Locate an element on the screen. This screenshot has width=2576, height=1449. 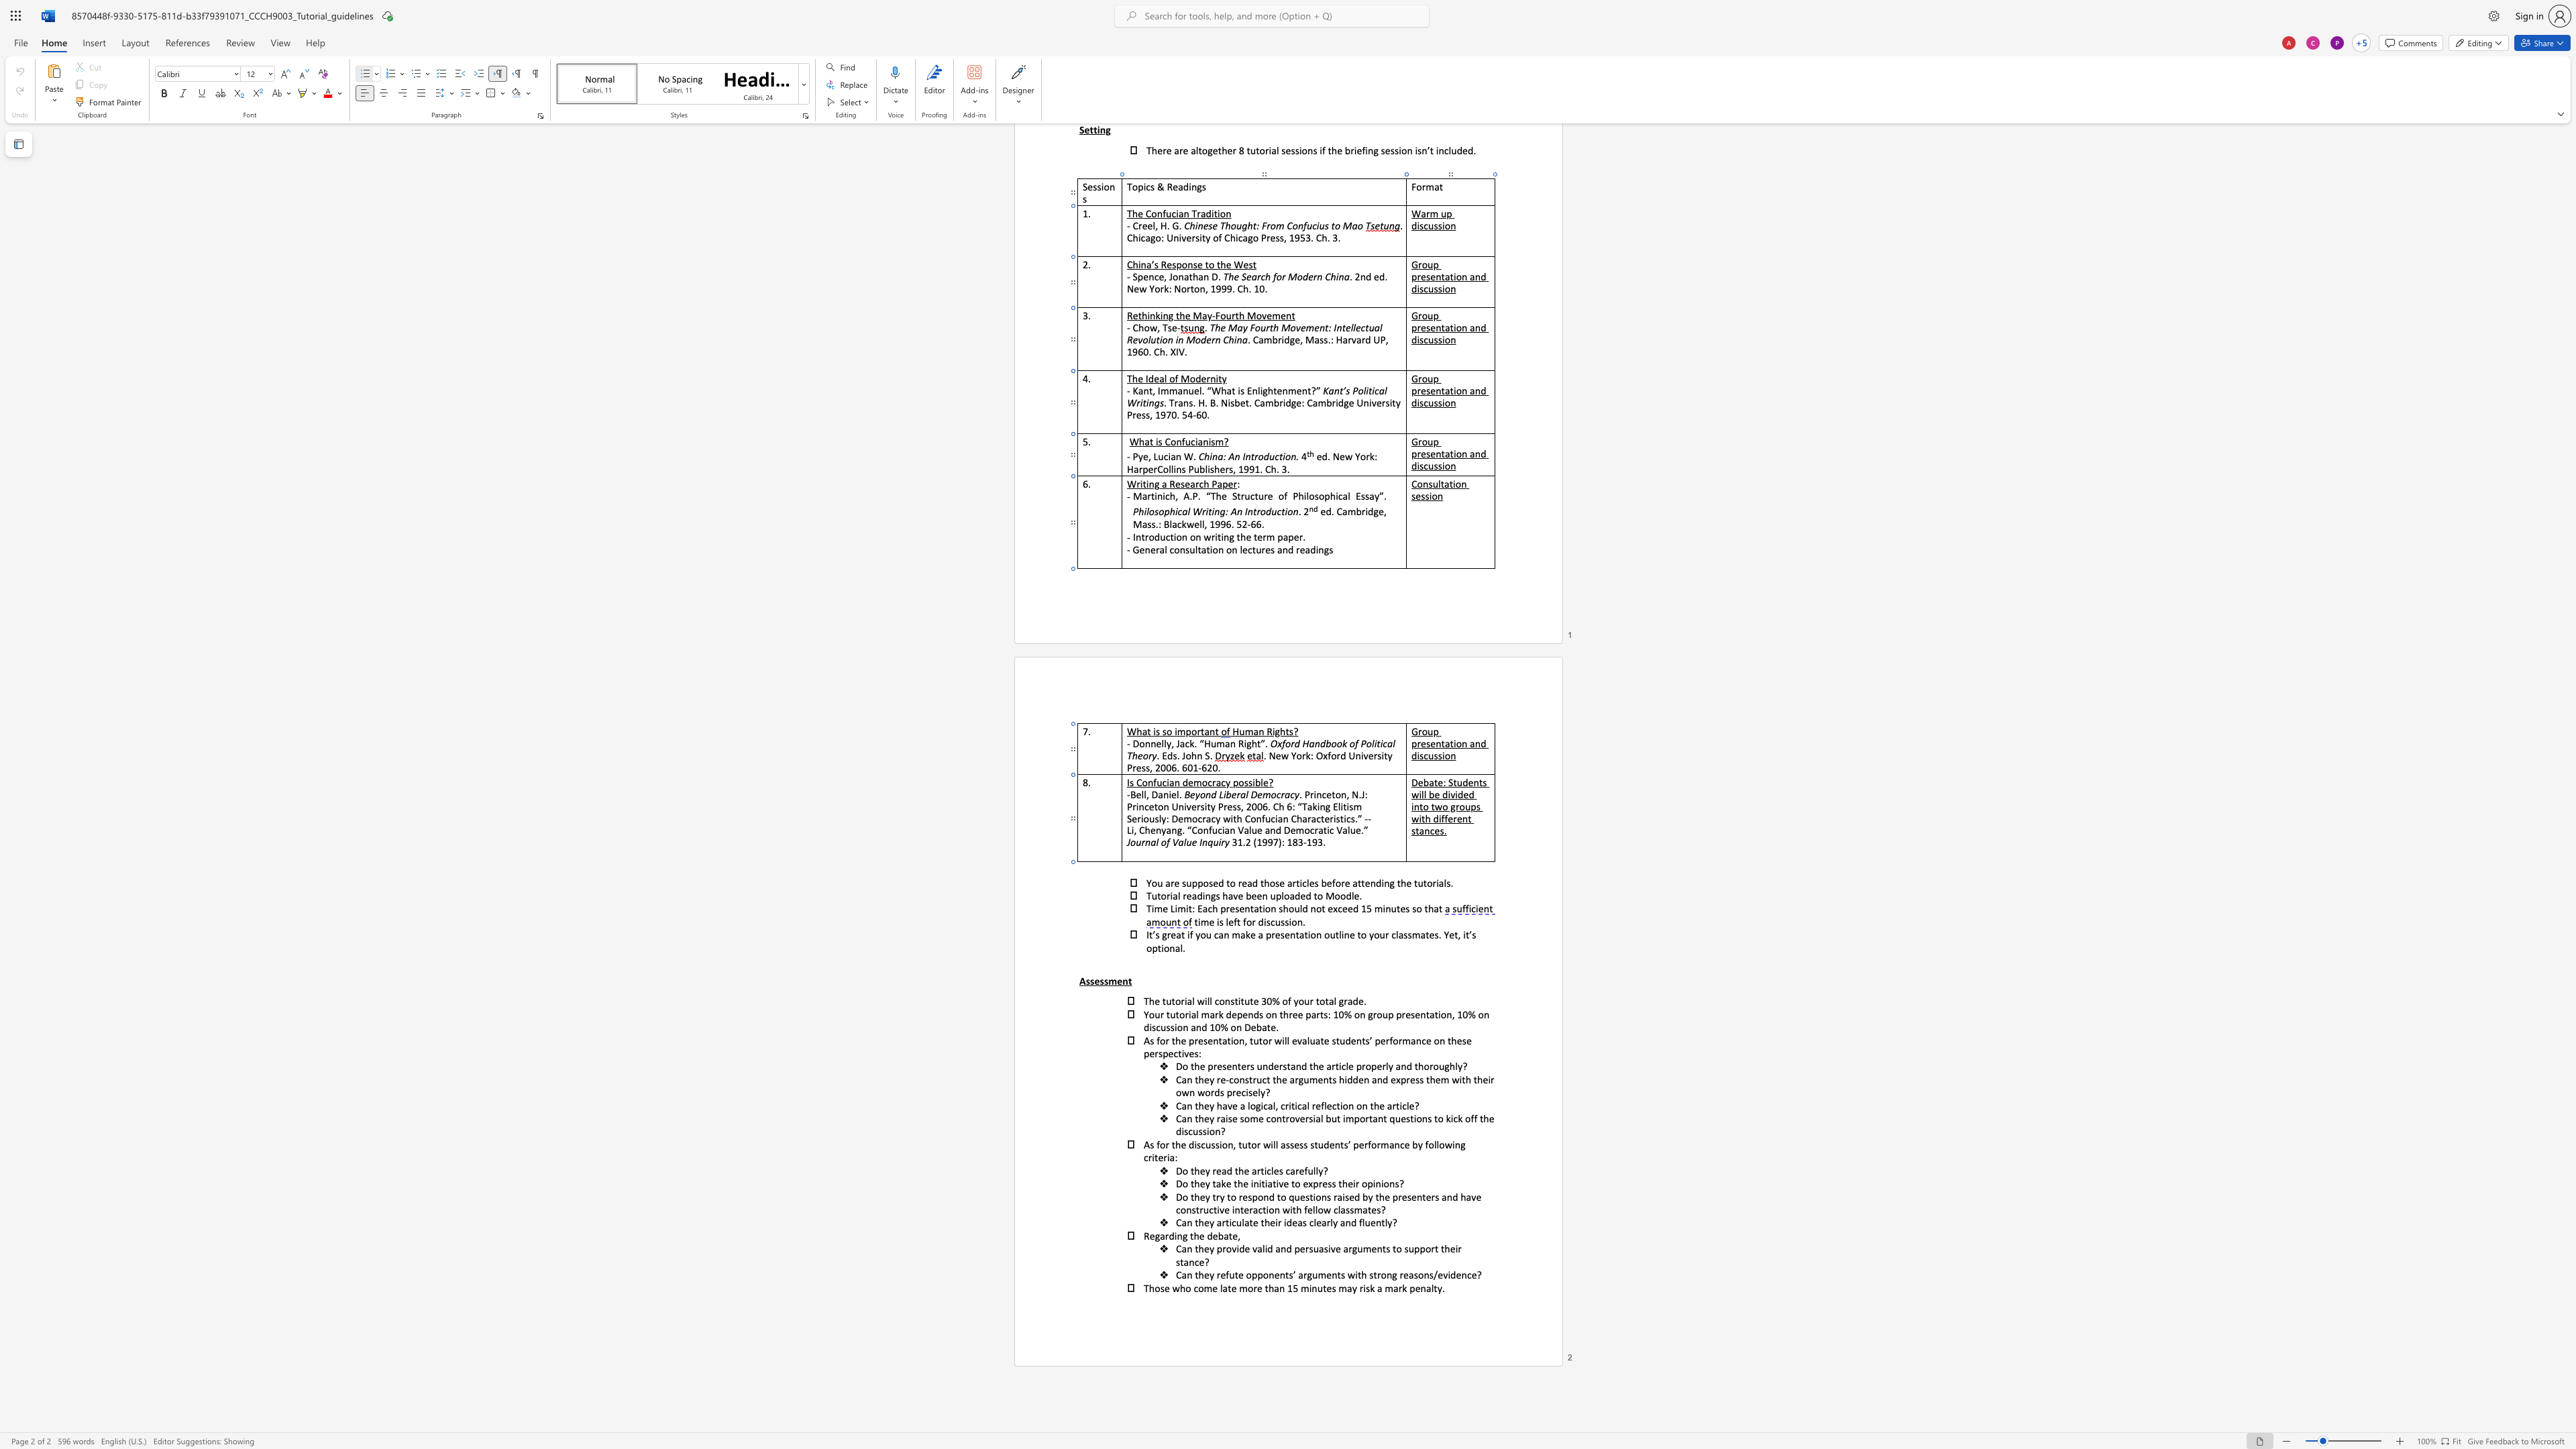
the space between the continuous character "e" and "n" in the text is located at coordinates (1420, 1287).